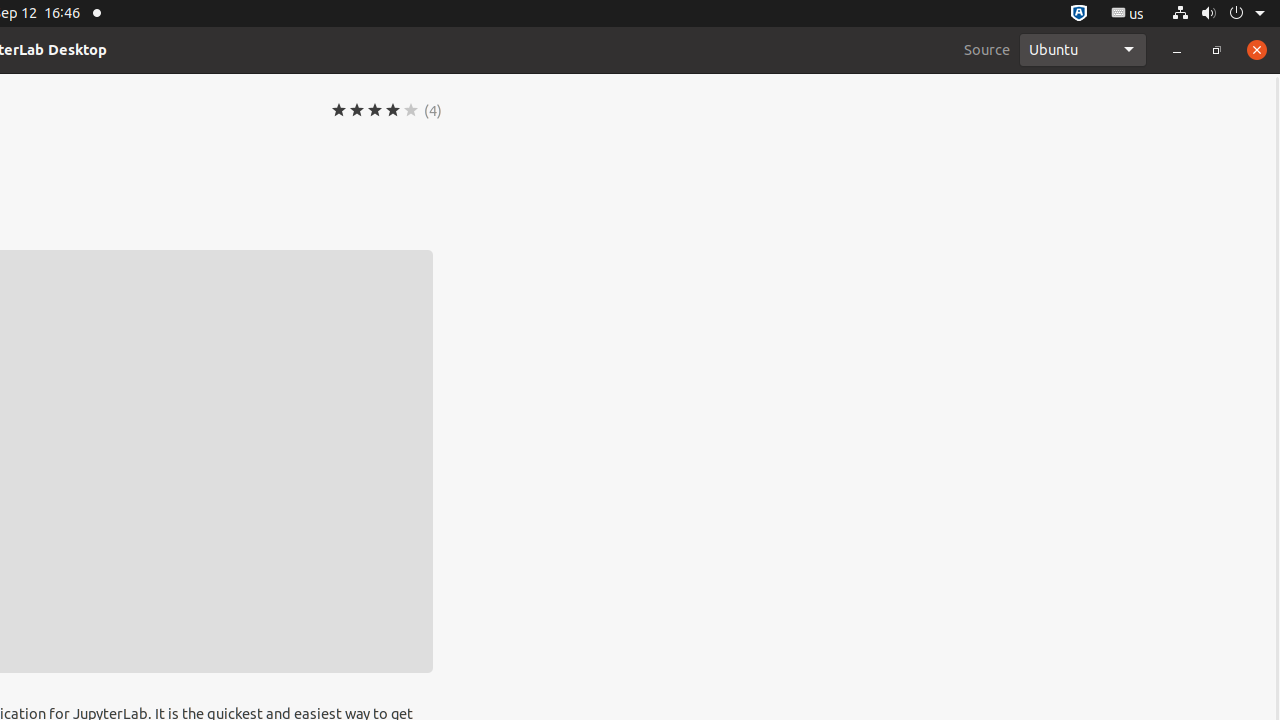 Image resolution: width=1280 pixels, height=720 pixels. Describe the element at coordinates (432, 110) in the screenshot. I see `'(4)'` at that location.